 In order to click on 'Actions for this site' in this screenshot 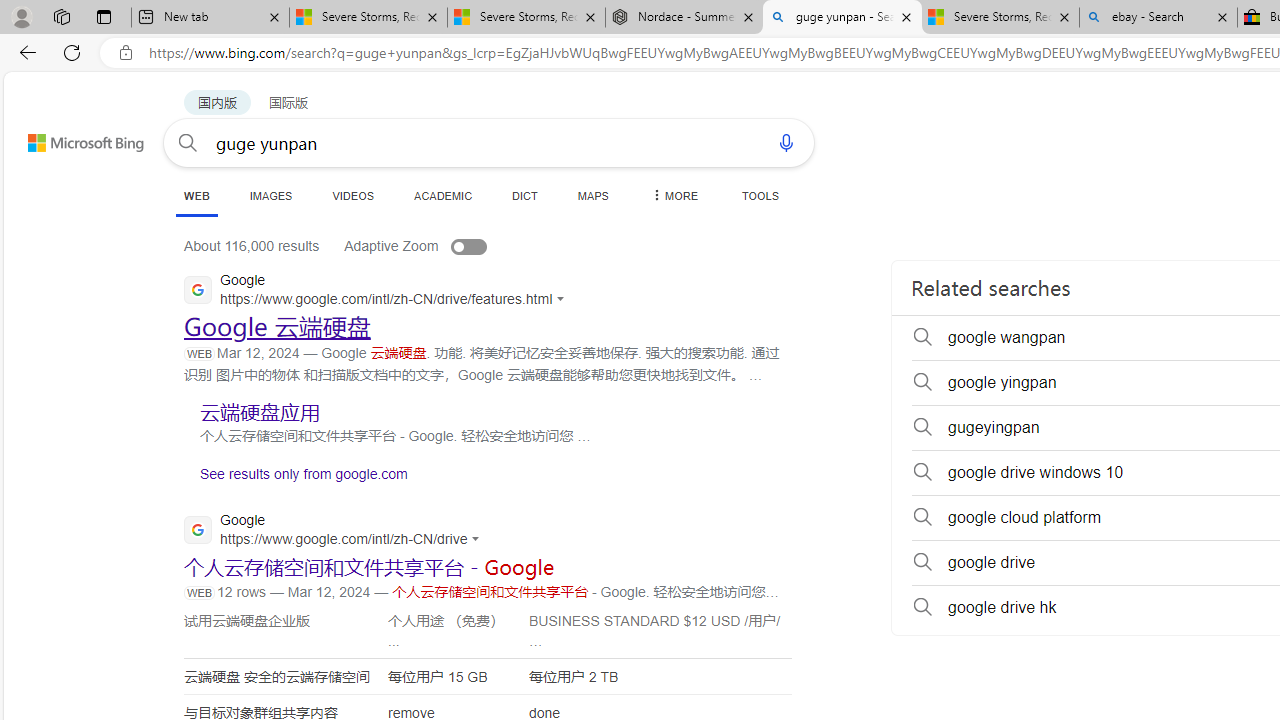, I will do `click(478, 537)`.